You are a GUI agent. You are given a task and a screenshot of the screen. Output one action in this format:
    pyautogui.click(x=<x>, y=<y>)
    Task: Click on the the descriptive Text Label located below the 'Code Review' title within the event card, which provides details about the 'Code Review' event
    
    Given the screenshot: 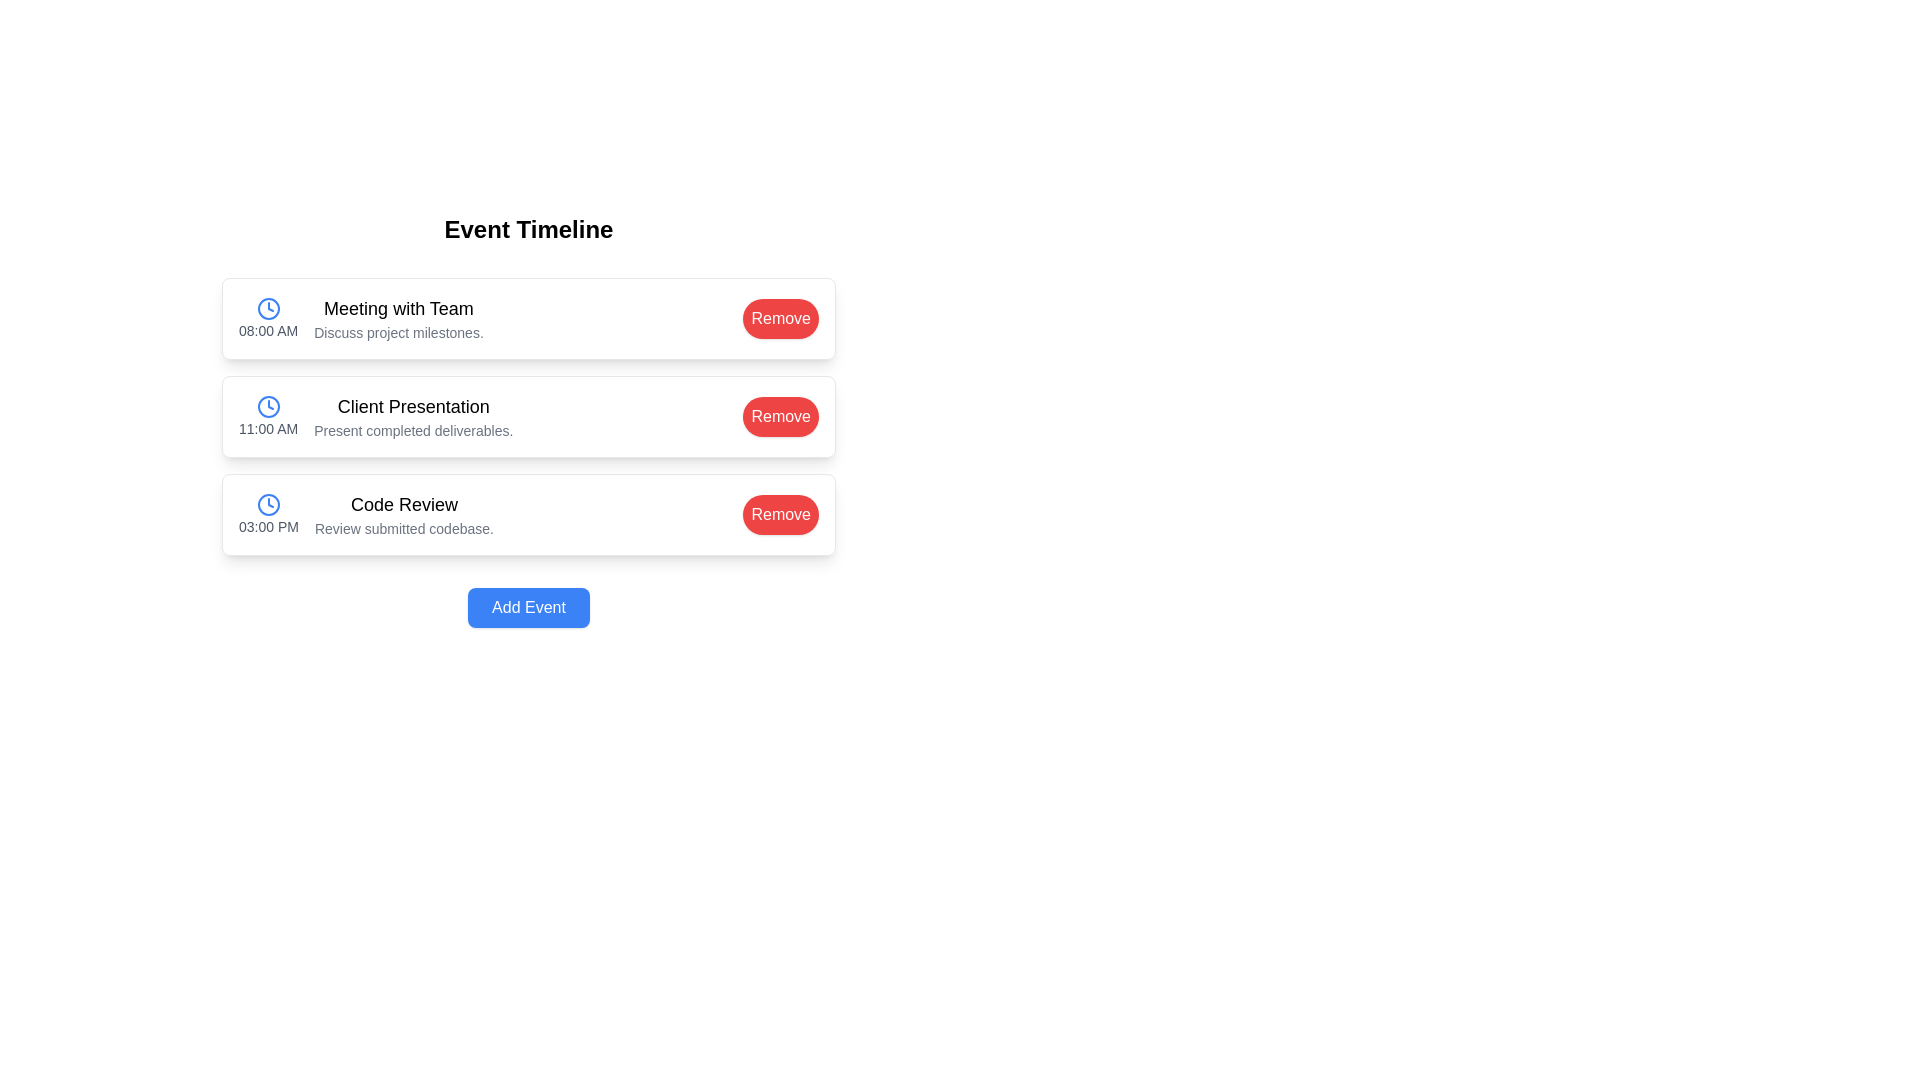 What is the action you would take?
    pyautogui.click(x=403, y=527)
    